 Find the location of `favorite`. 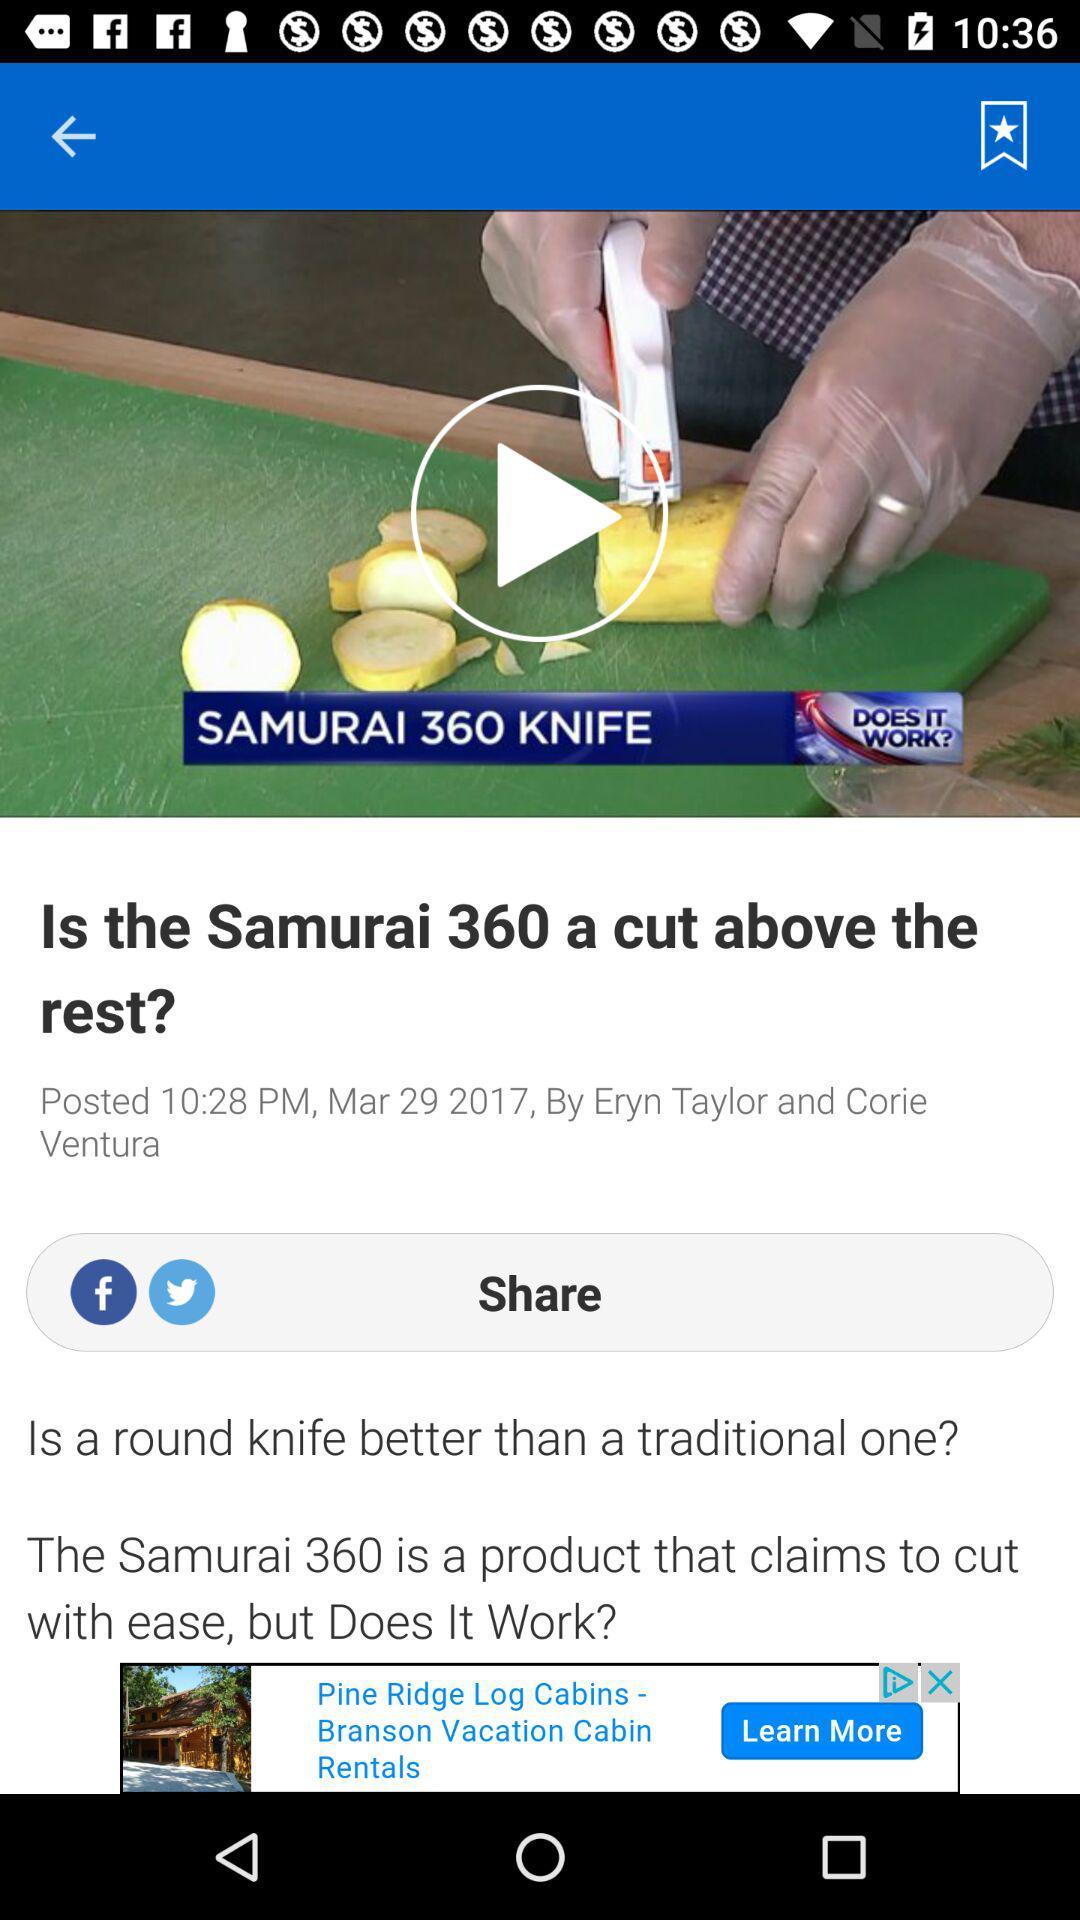

favorite is located at coordinates (1004, 135).